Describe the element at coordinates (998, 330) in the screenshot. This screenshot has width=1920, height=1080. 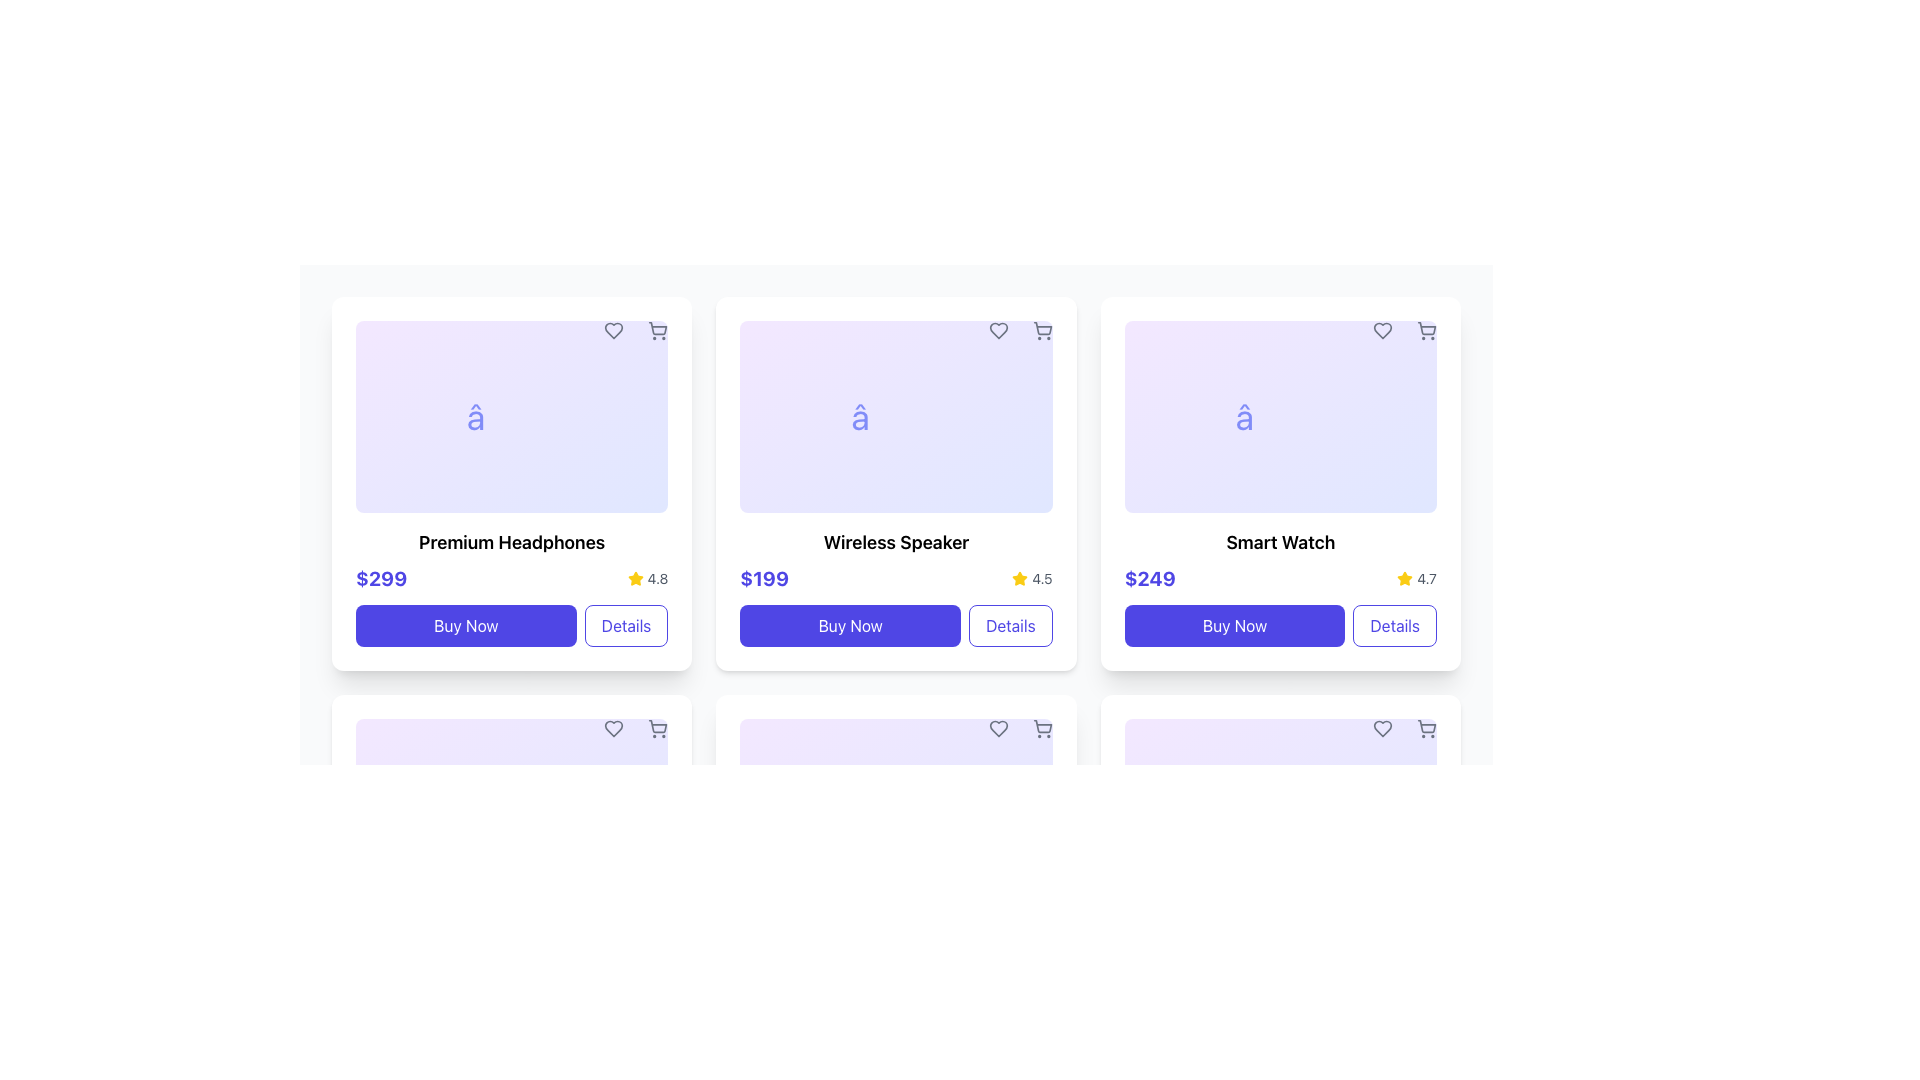
I see `the Heart icon located in the upper-right corner of the product card for the 'Wireless Speaker'` at that location.